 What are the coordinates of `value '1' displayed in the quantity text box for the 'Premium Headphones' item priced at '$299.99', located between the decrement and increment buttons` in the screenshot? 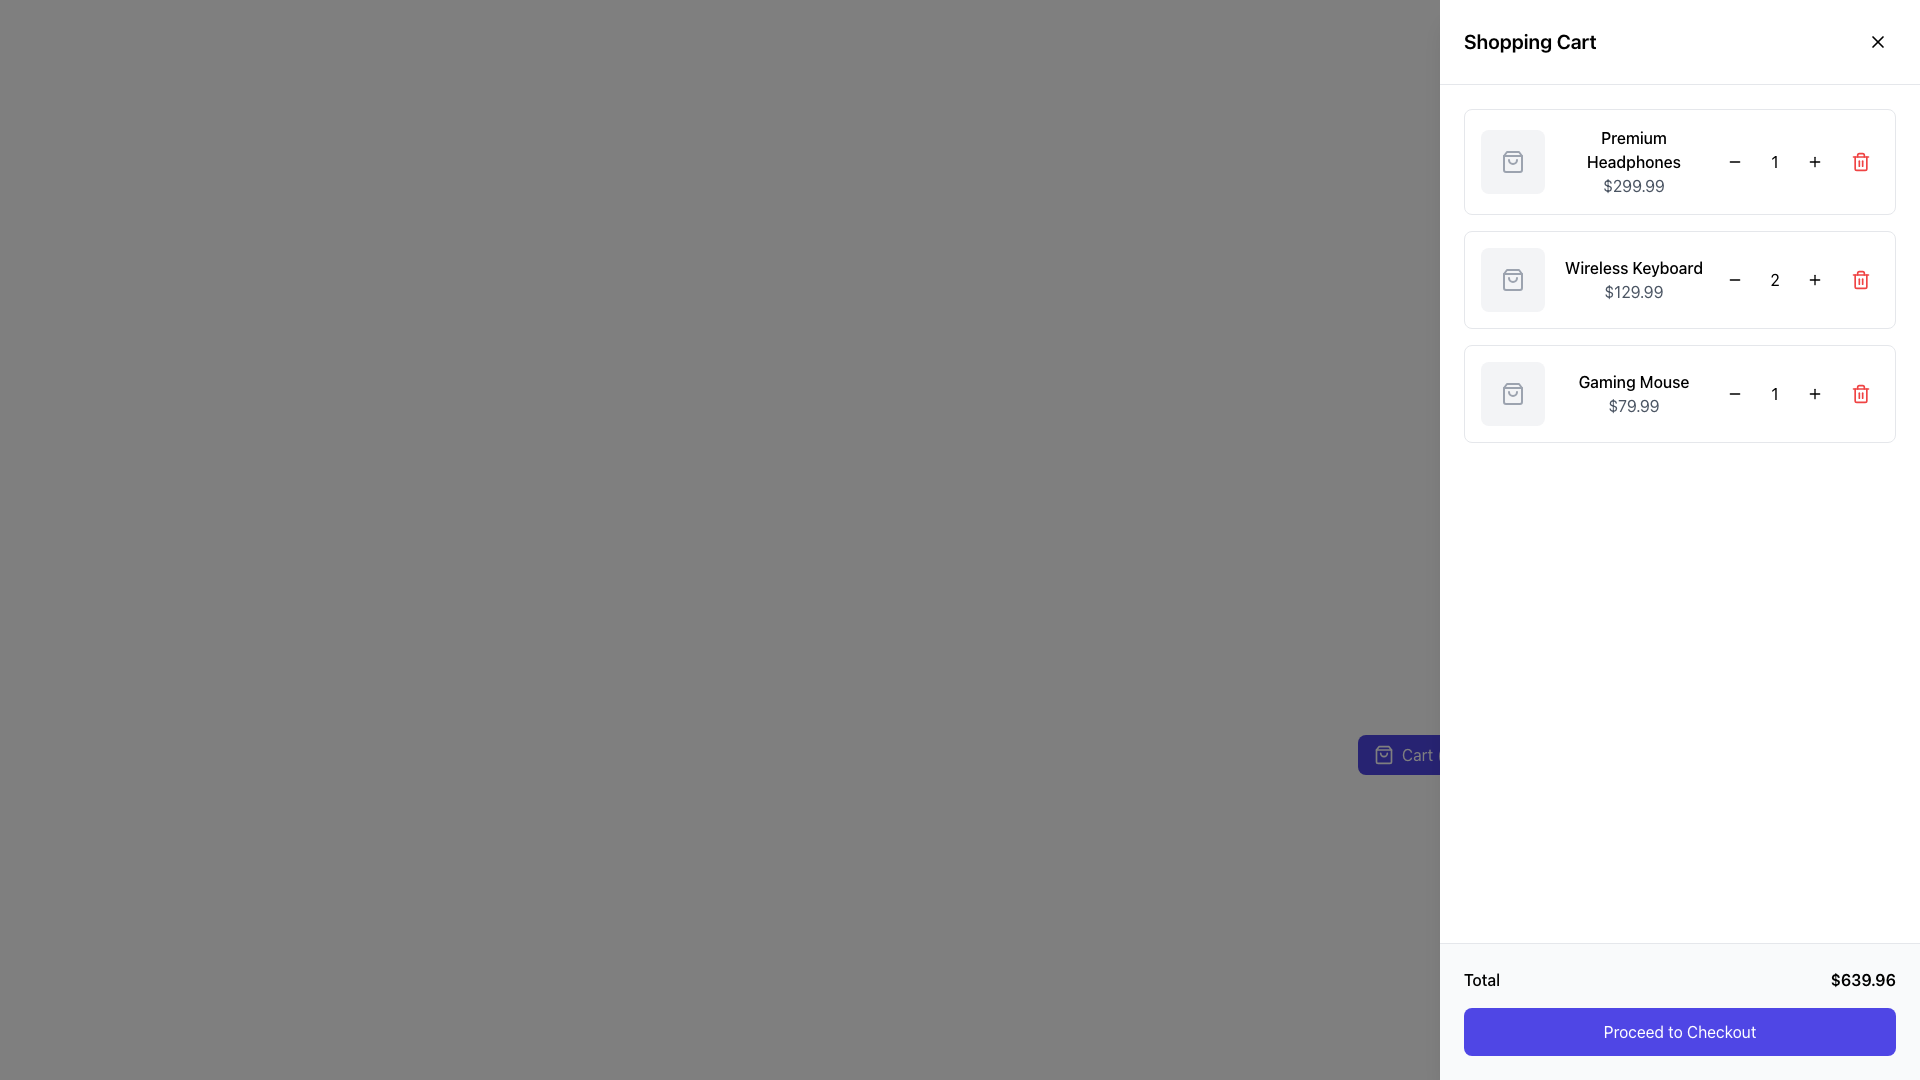 It's located at (1775, 161).